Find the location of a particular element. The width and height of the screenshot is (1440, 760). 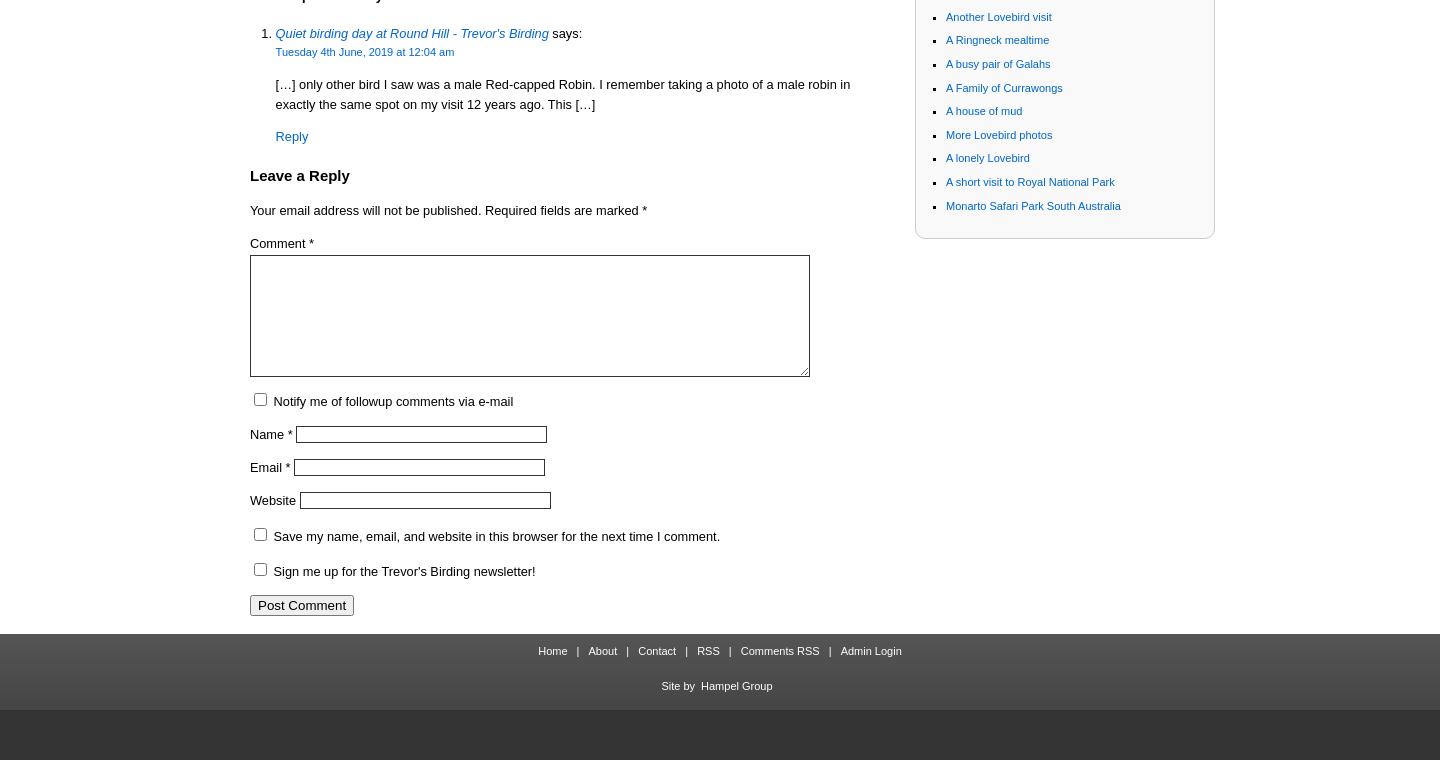

'Home' is located at coordinates (552, 650).